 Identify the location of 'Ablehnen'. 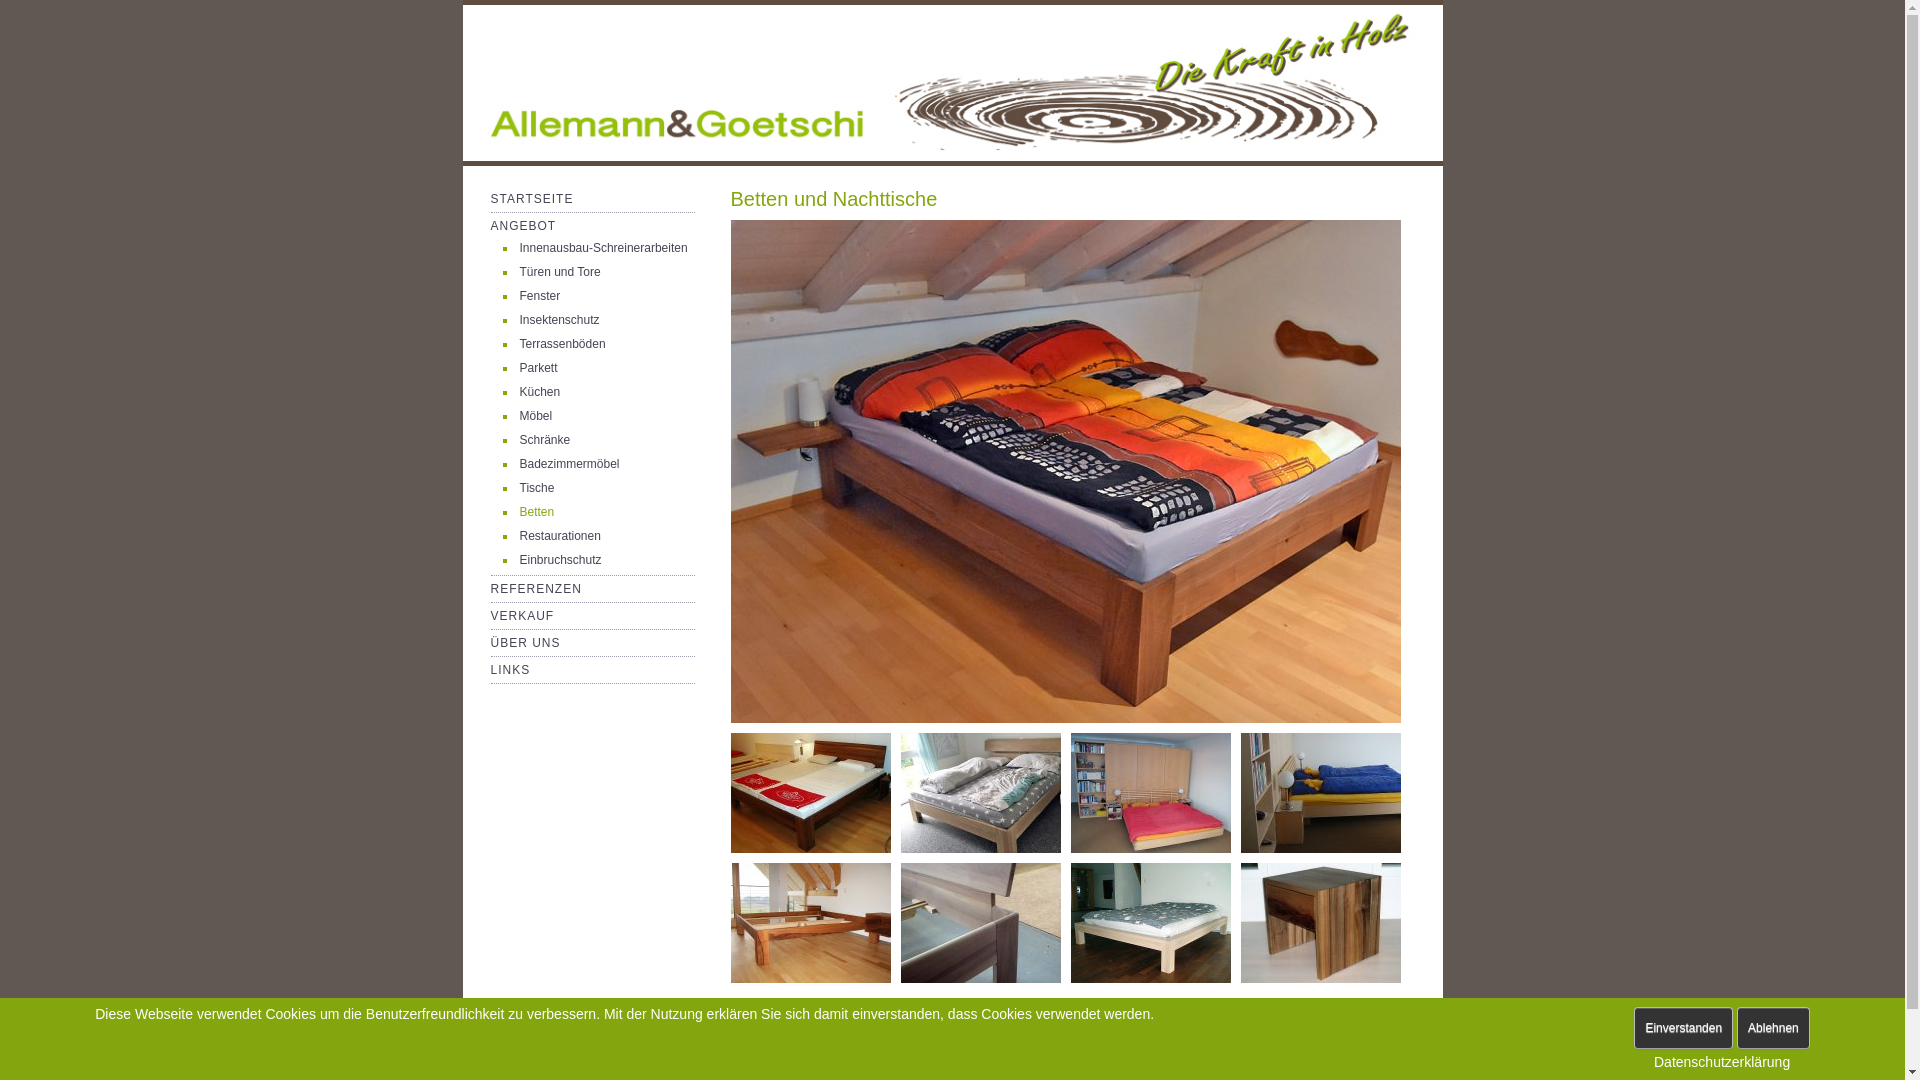
(1736, 1028).